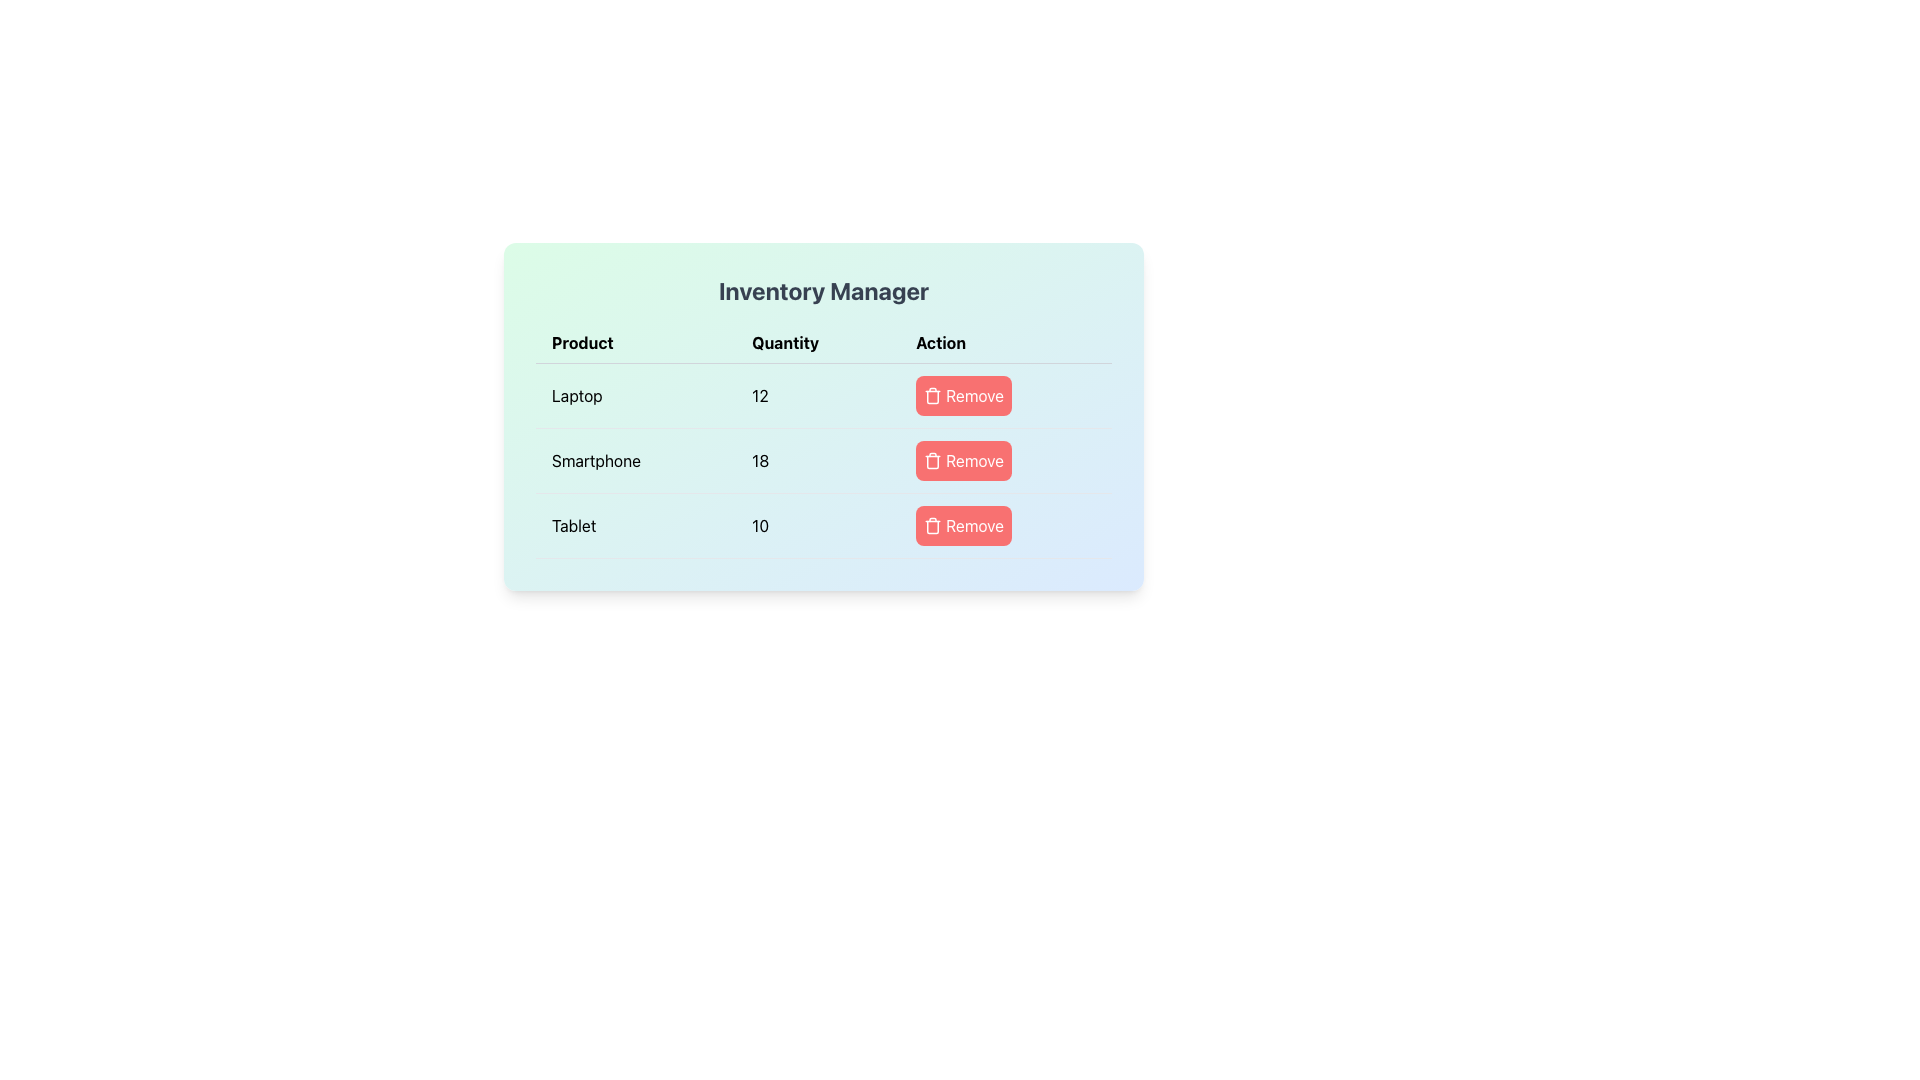  I want to click on the 'Remove' button with a red background and trash icon in the 'Action' column of the table for the item 'Laptop', so click(964, 396).